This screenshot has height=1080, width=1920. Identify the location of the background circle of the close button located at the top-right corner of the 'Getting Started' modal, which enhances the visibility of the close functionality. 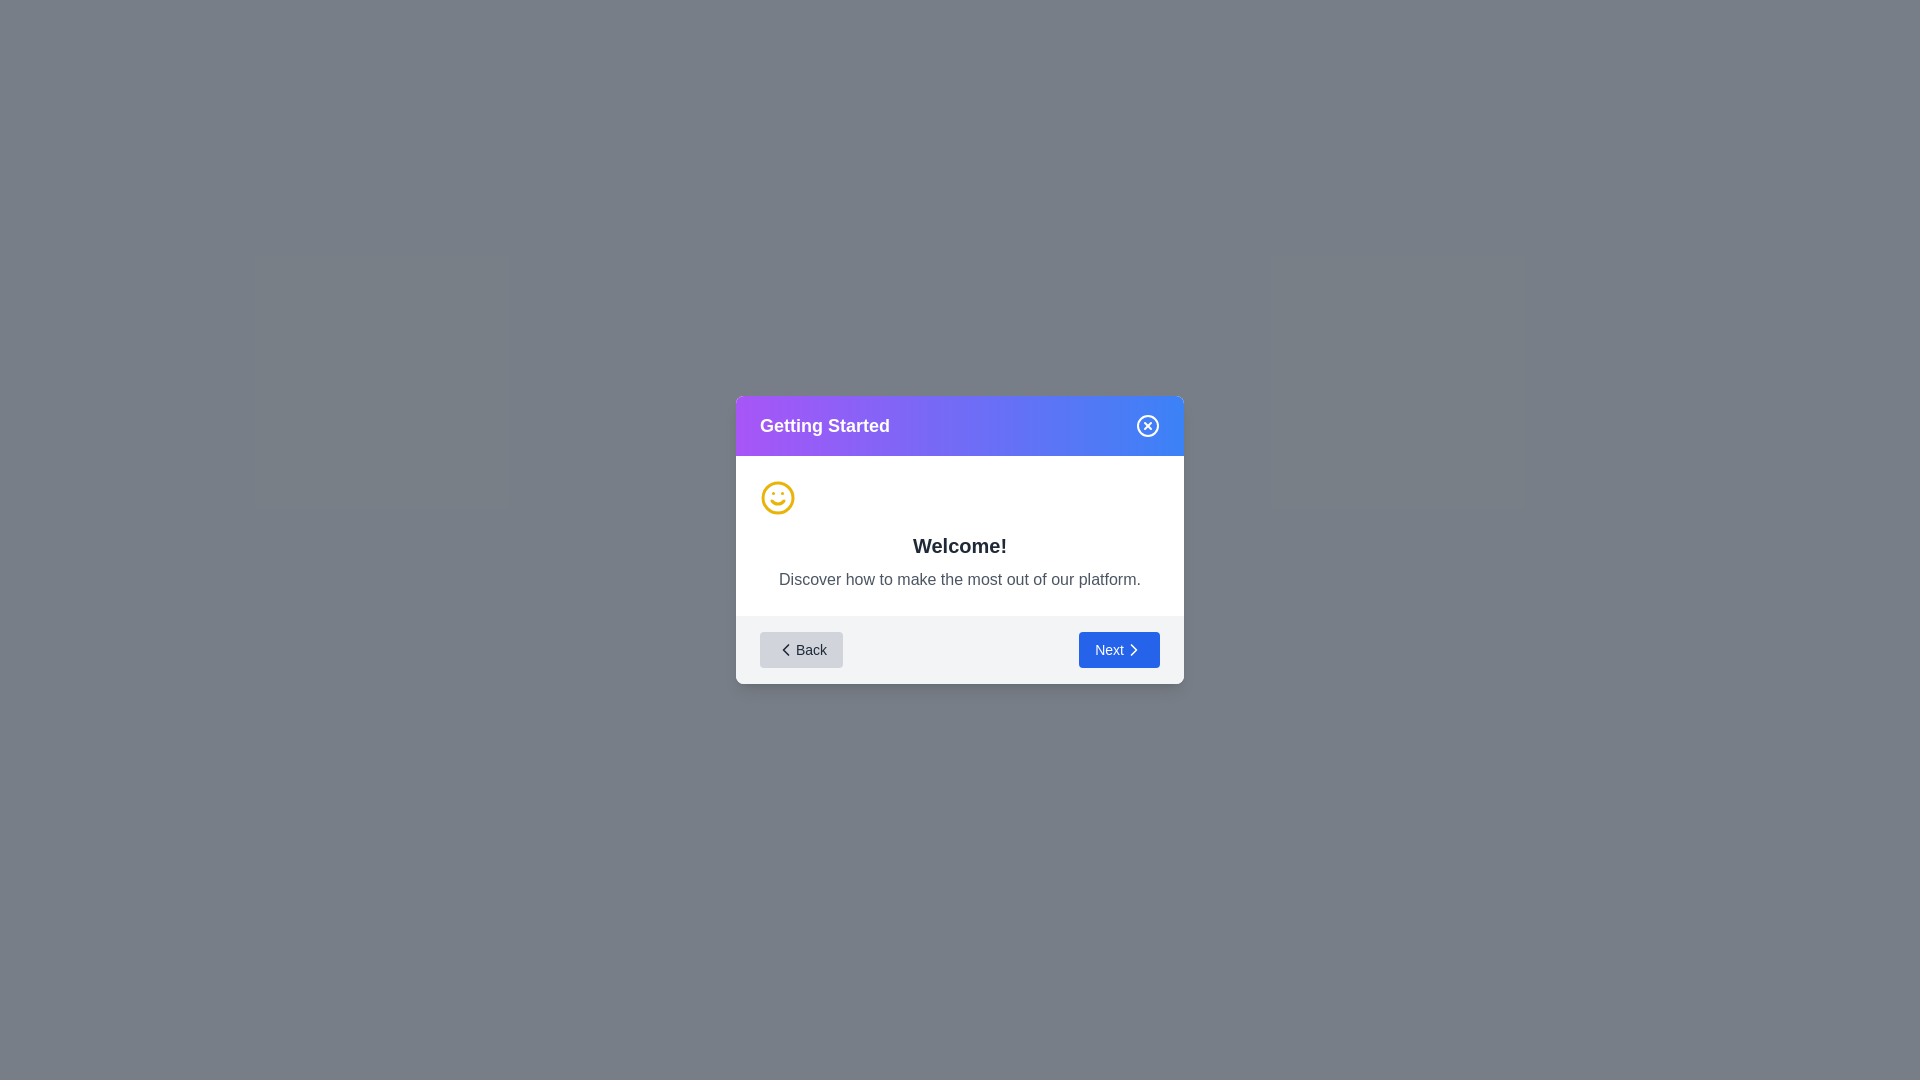
(1147, 424).